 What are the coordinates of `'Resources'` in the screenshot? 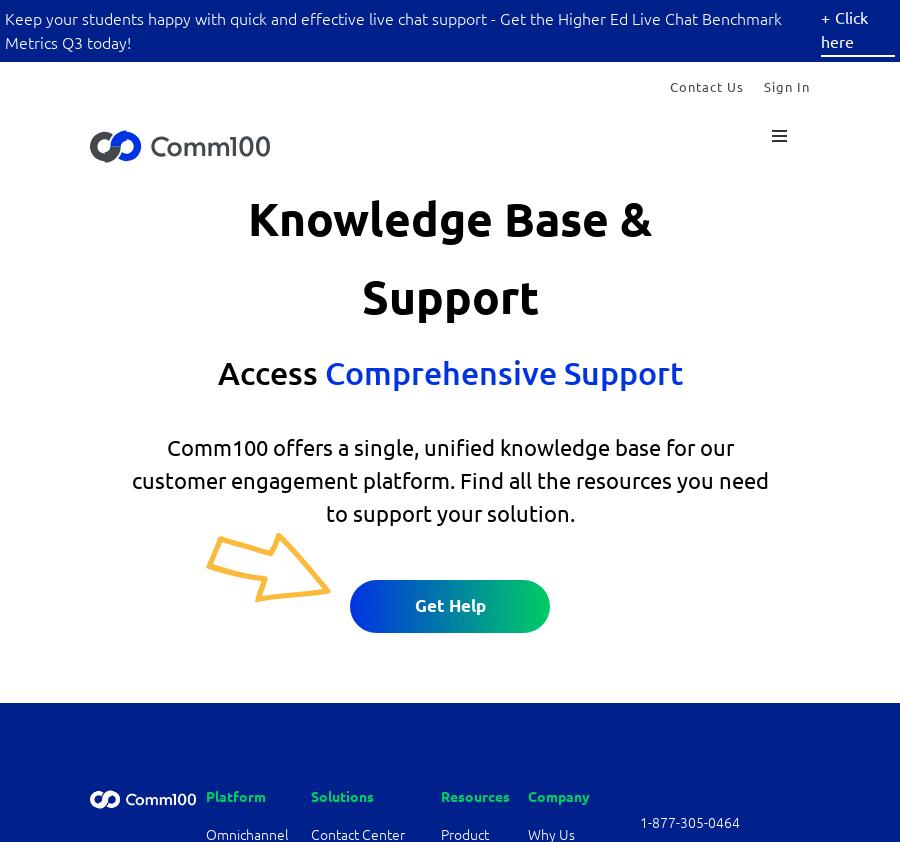 It's located at (474, 796).